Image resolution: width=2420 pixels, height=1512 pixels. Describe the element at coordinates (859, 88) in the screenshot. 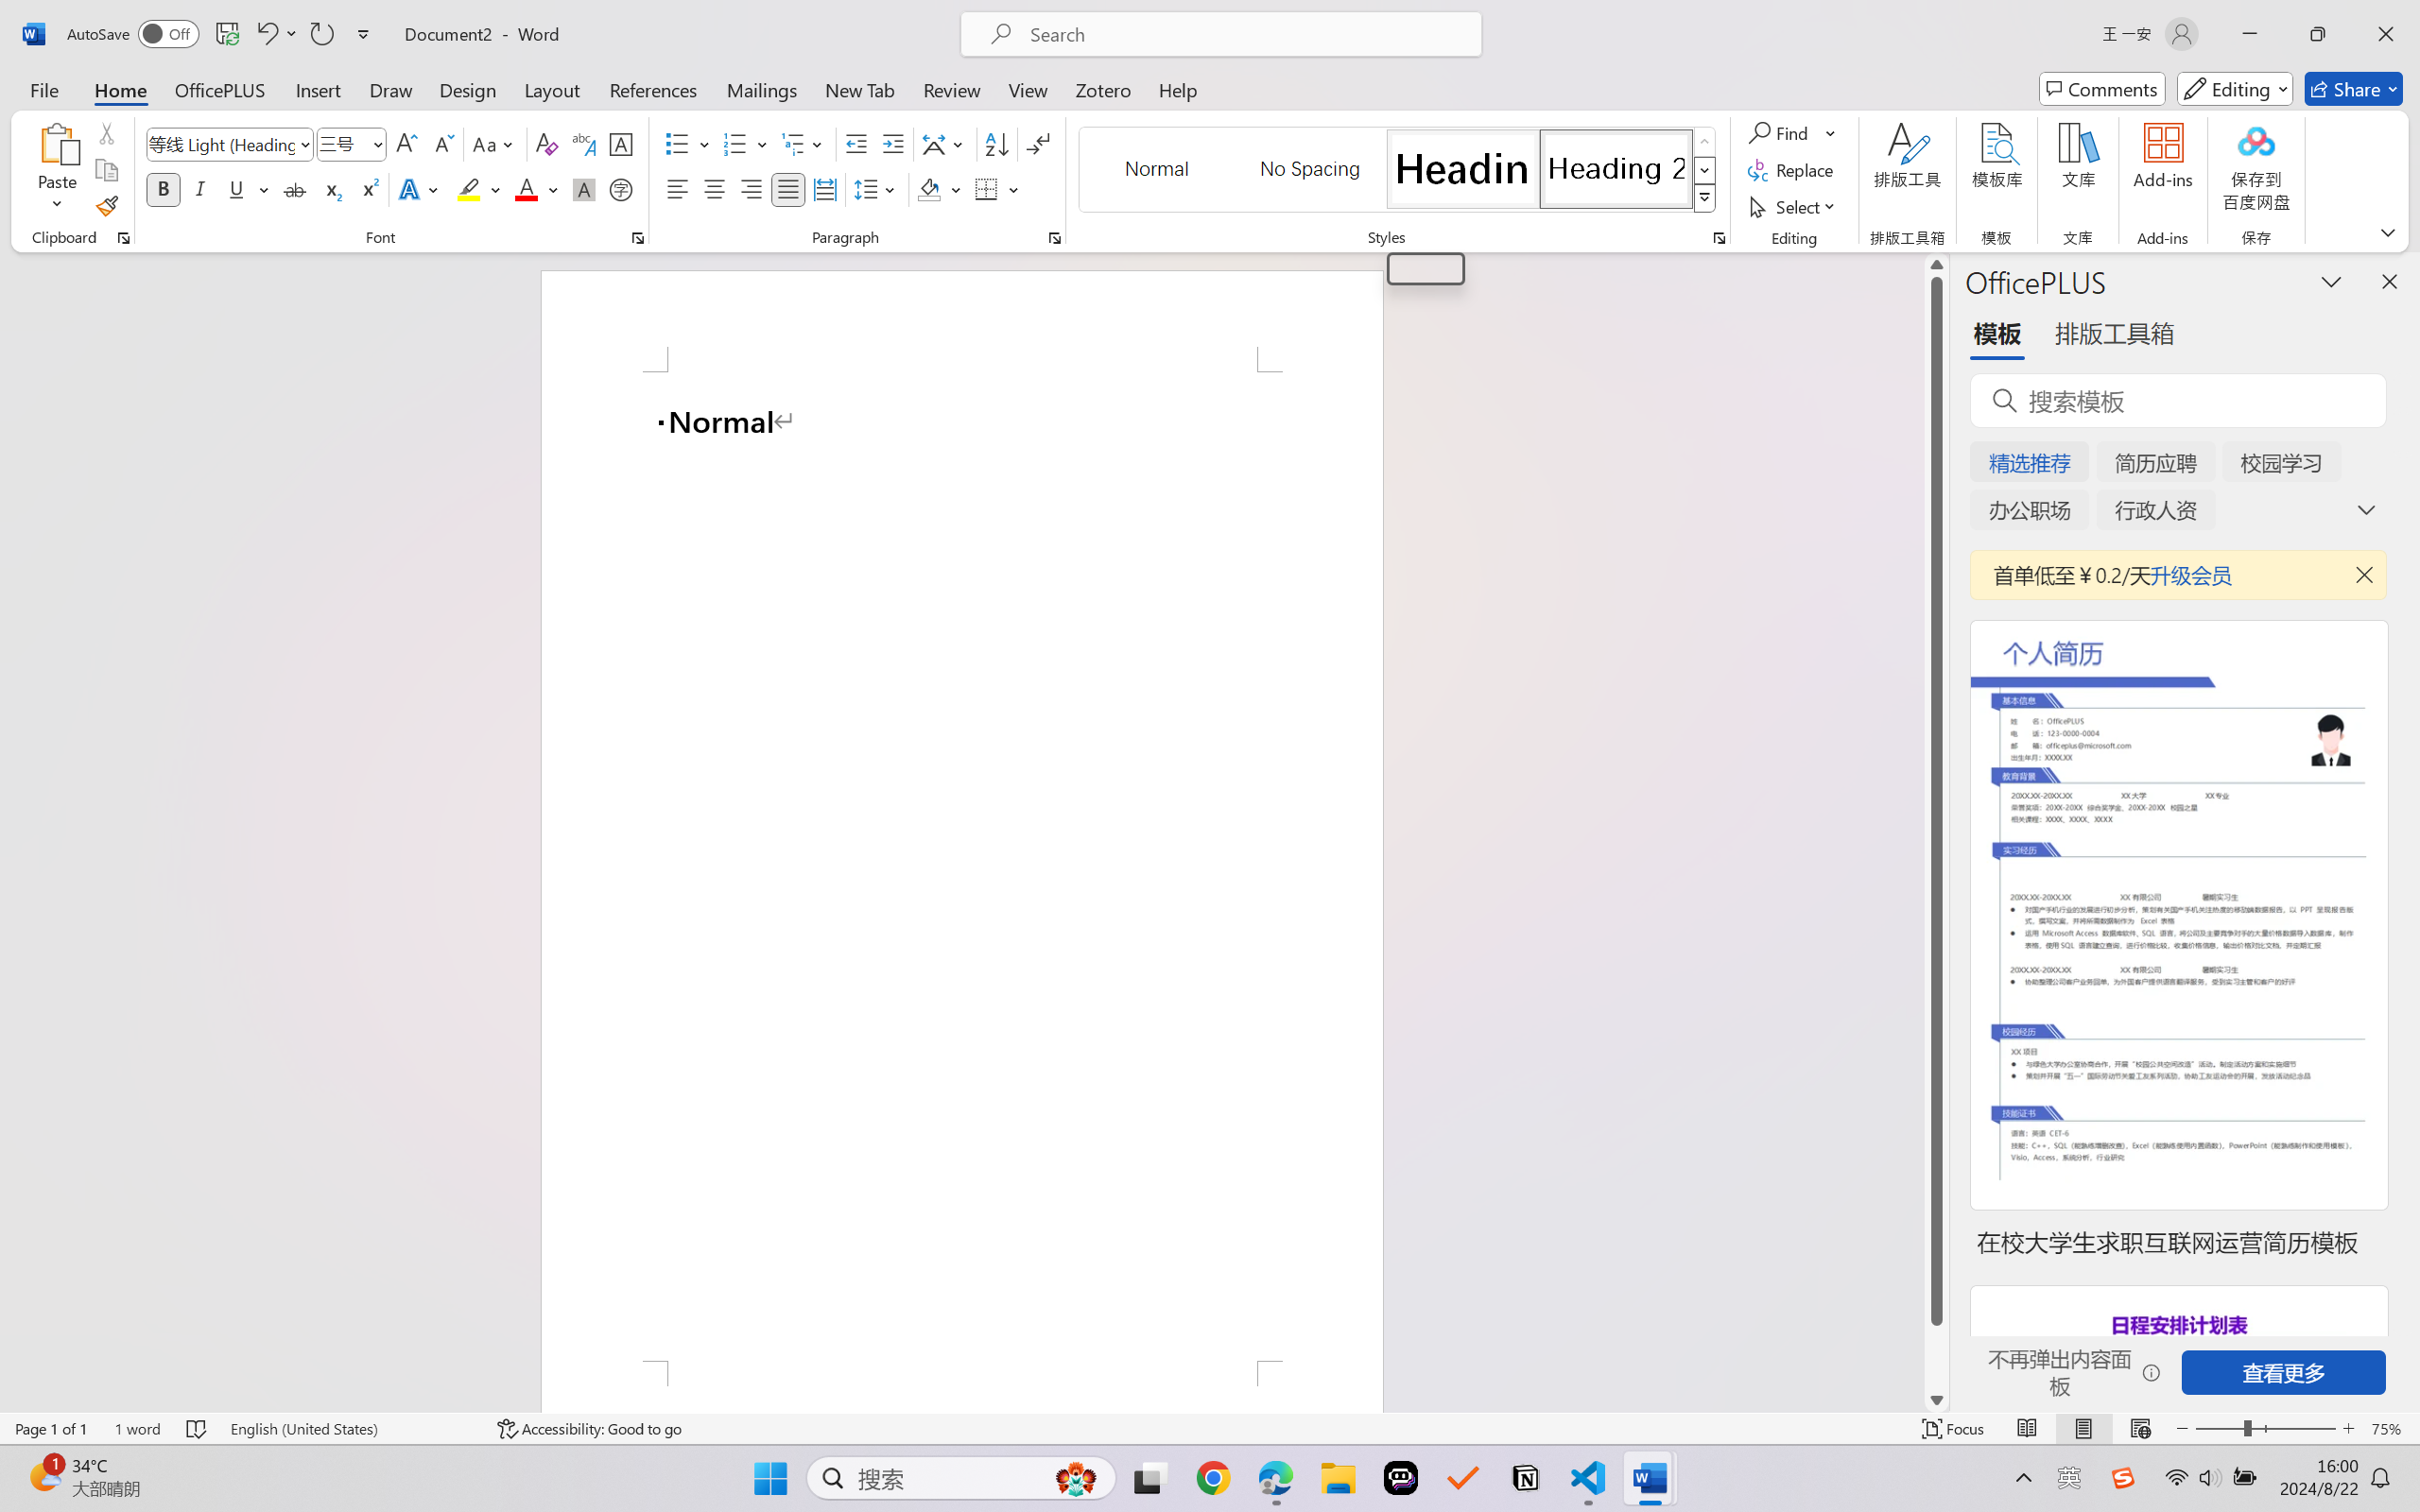

I see `'New Tab'` at that location.